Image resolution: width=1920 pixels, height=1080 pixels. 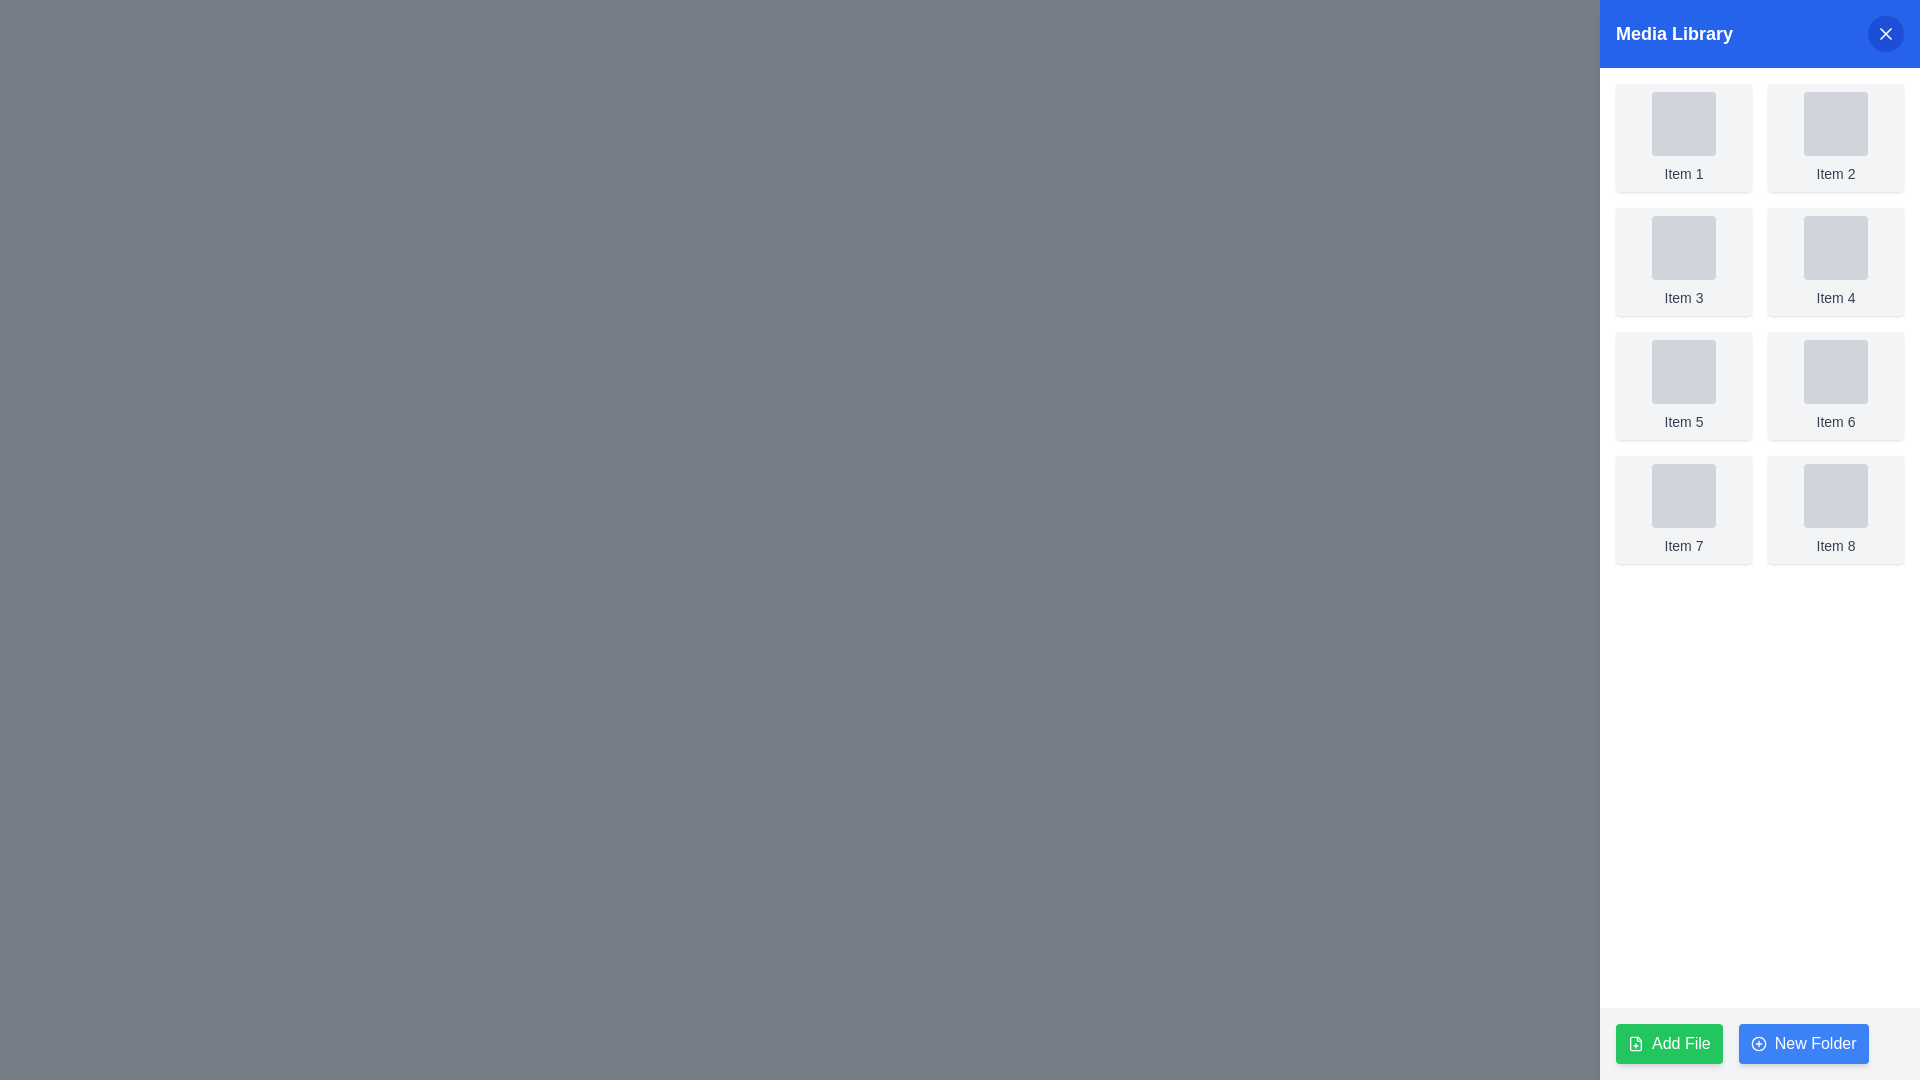 What do you see at coordinates (1836, 508) in the screenshot?
I see `the Card component, which is the eighth item in a grid layout located in the lower-right corner` at bounding box center [1836, 508].